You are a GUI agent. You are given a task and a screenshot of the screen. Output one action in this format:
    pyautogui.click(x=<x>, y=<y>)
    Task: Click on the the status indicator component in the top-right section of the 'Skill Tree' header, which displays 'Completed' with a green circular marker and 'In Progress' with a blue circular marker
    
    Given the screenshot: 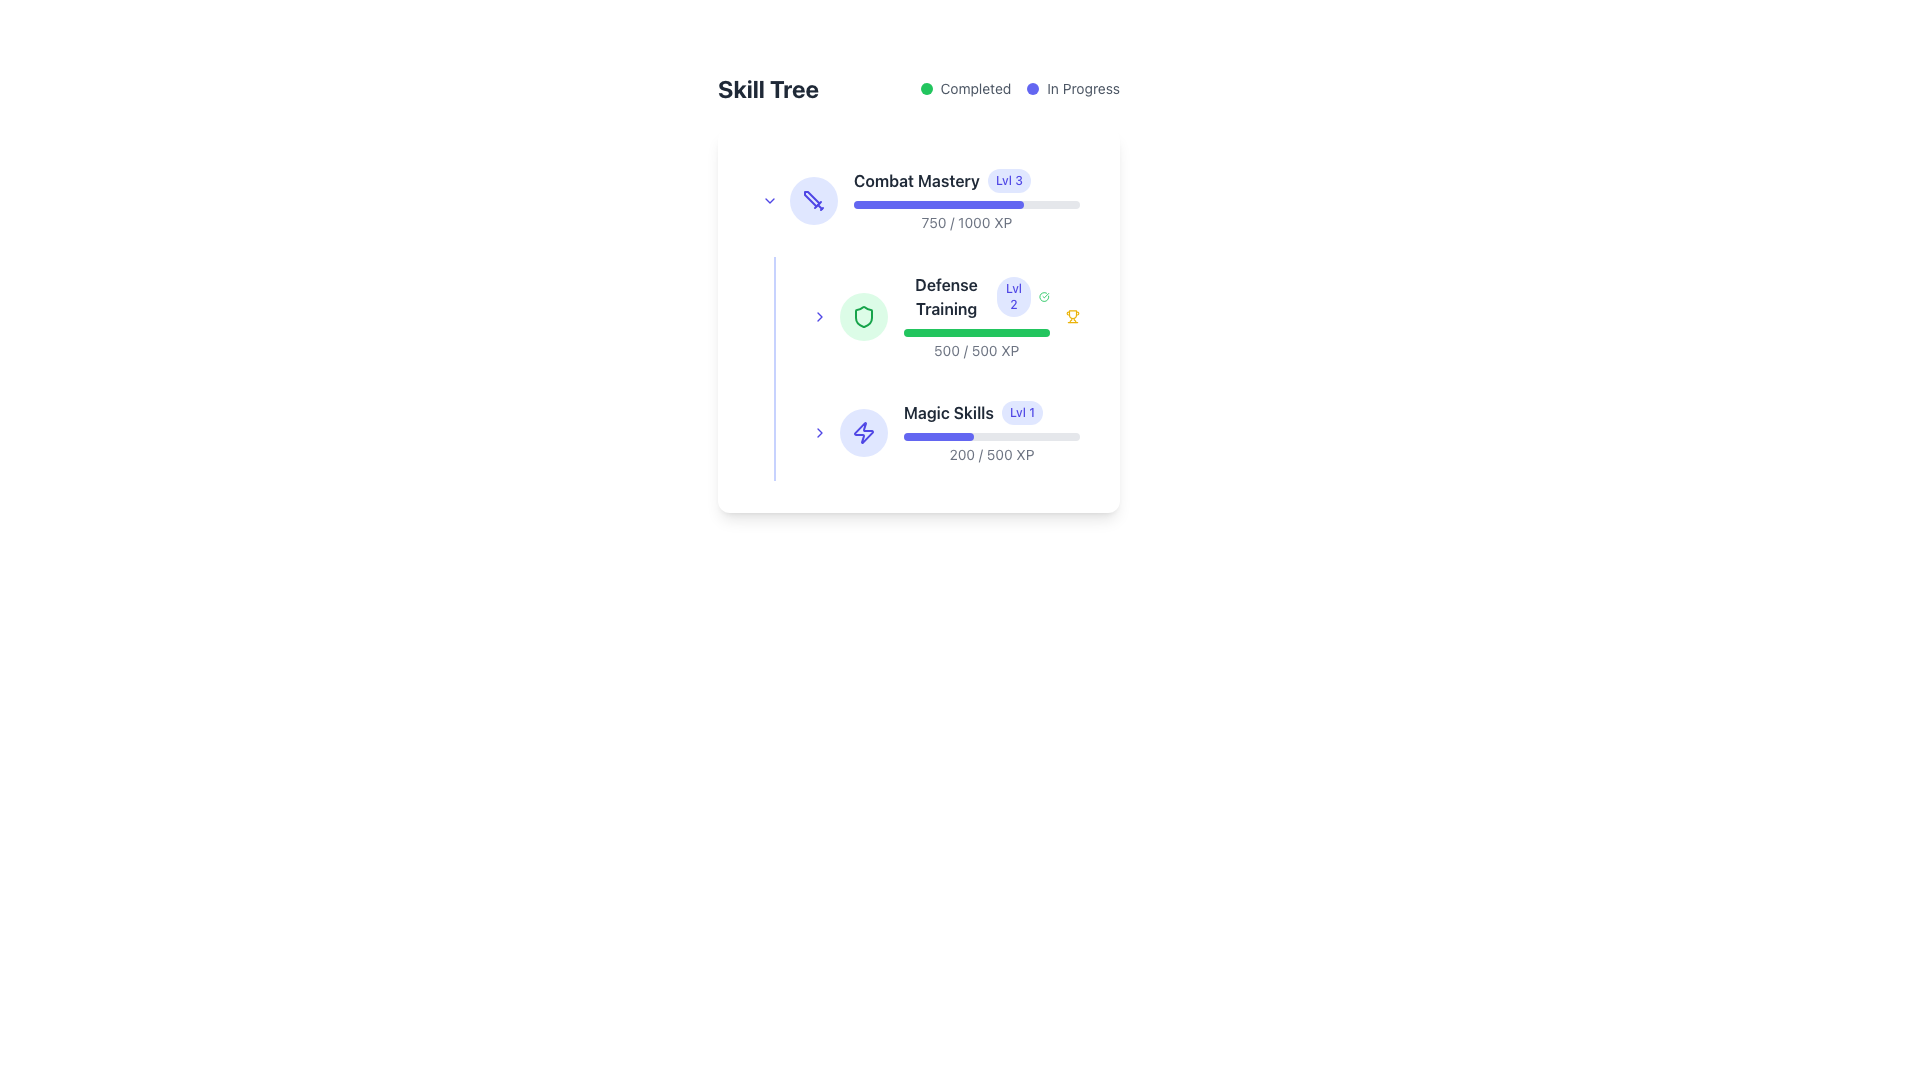 What is the action you would take?
    pyautogui.click(x=1020, y=87)
    